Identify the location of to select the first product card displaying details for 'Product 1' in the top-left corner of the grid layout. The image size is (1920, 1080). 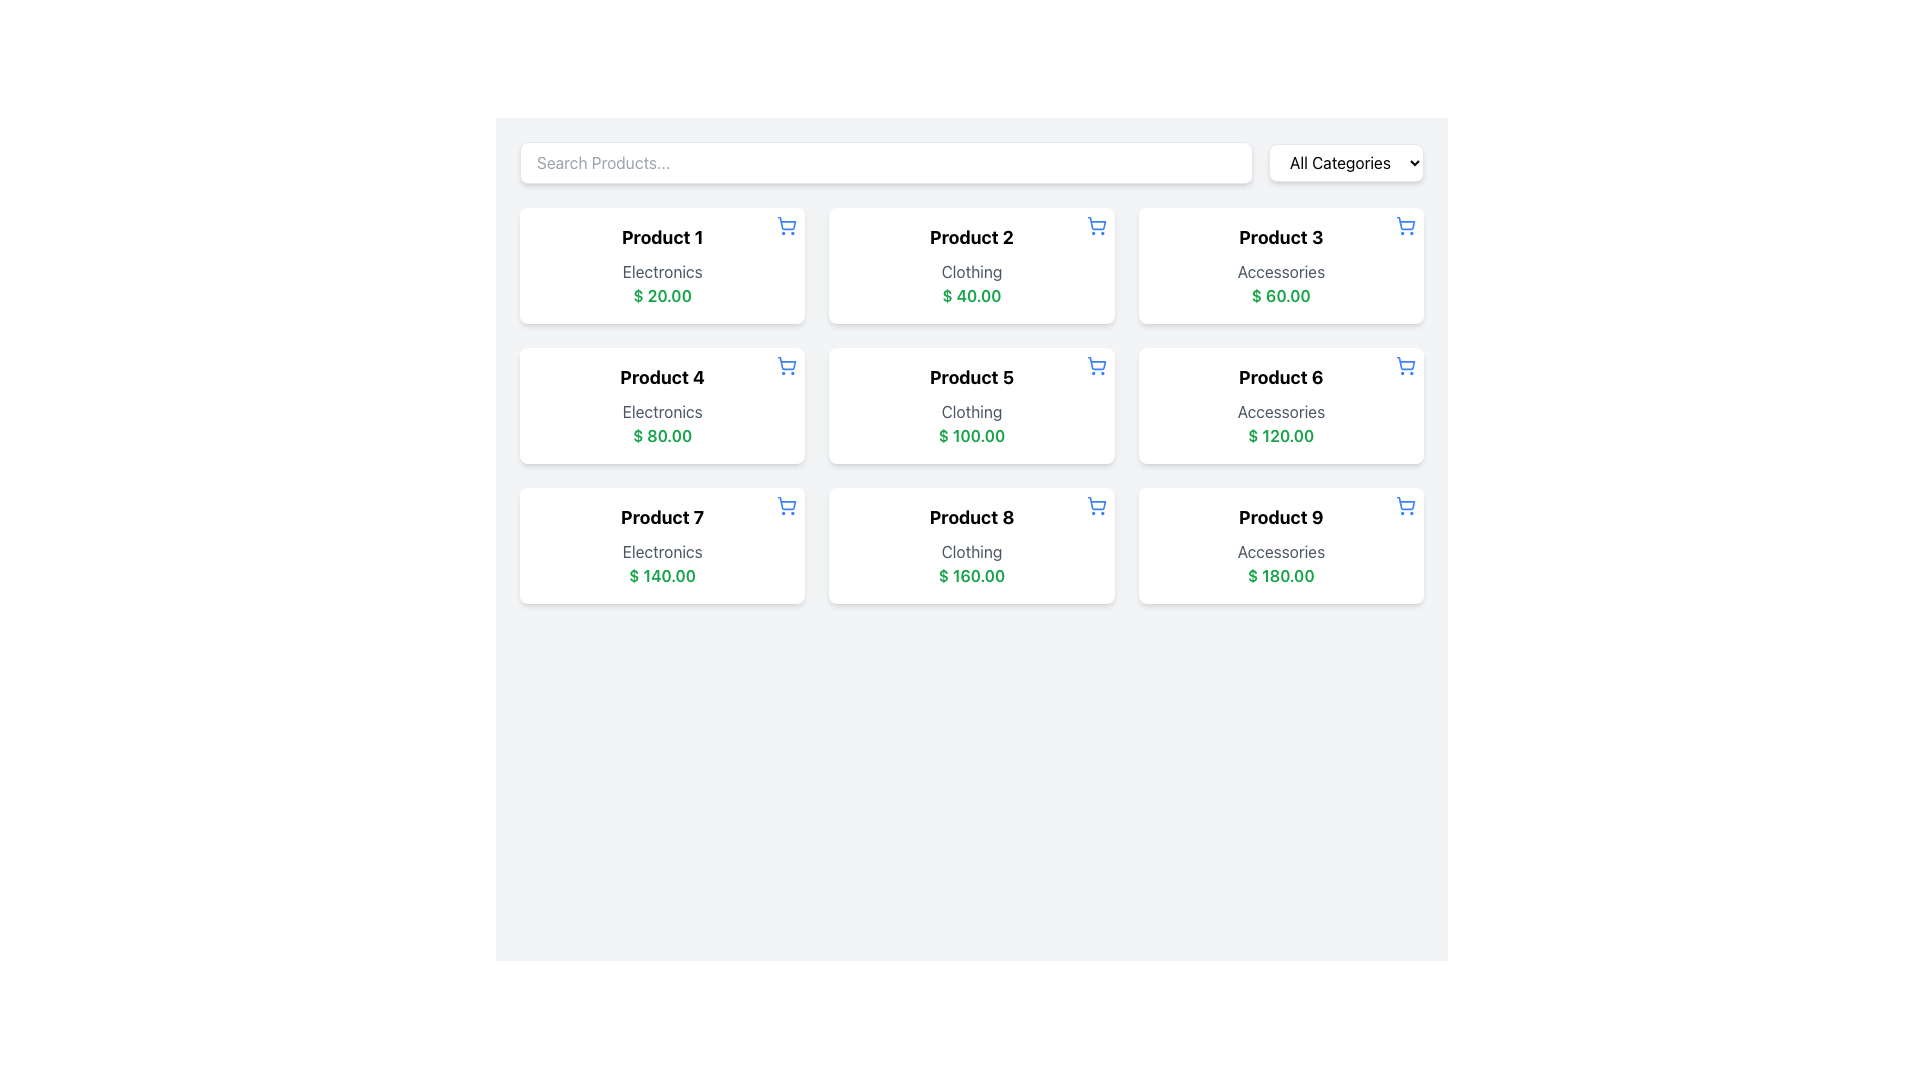
(662, 265).